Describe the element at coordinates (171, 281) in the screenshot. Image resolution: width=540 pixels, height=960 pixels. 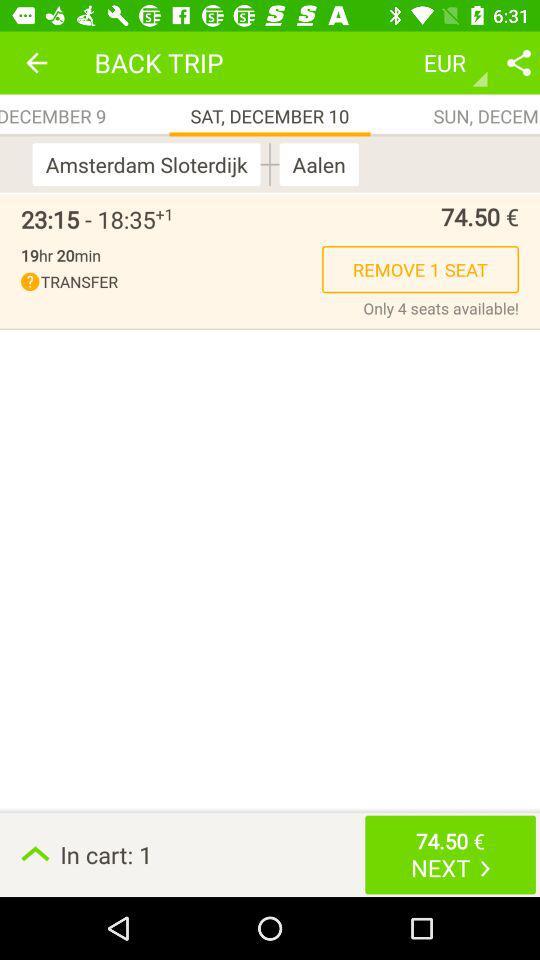
I see `the transfer item` at that location.